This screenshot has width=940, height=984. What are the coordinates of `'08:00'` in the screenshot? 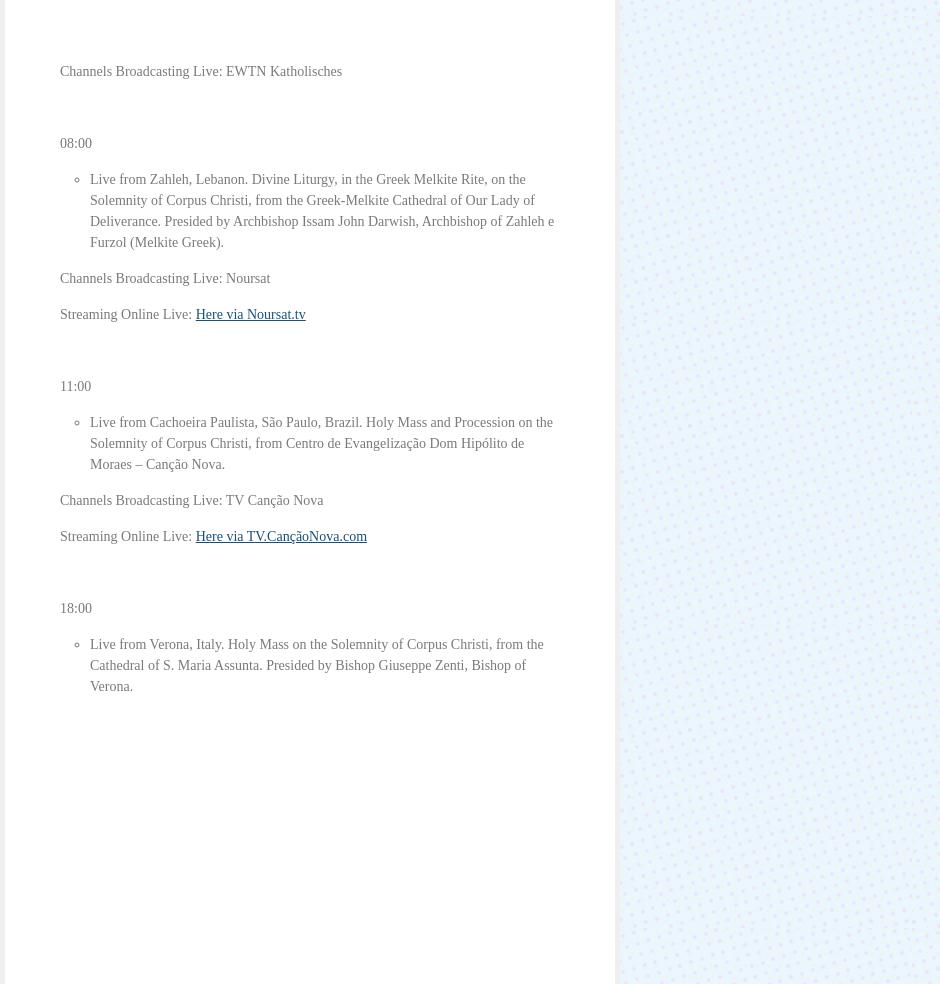 It's located at (74, 143).